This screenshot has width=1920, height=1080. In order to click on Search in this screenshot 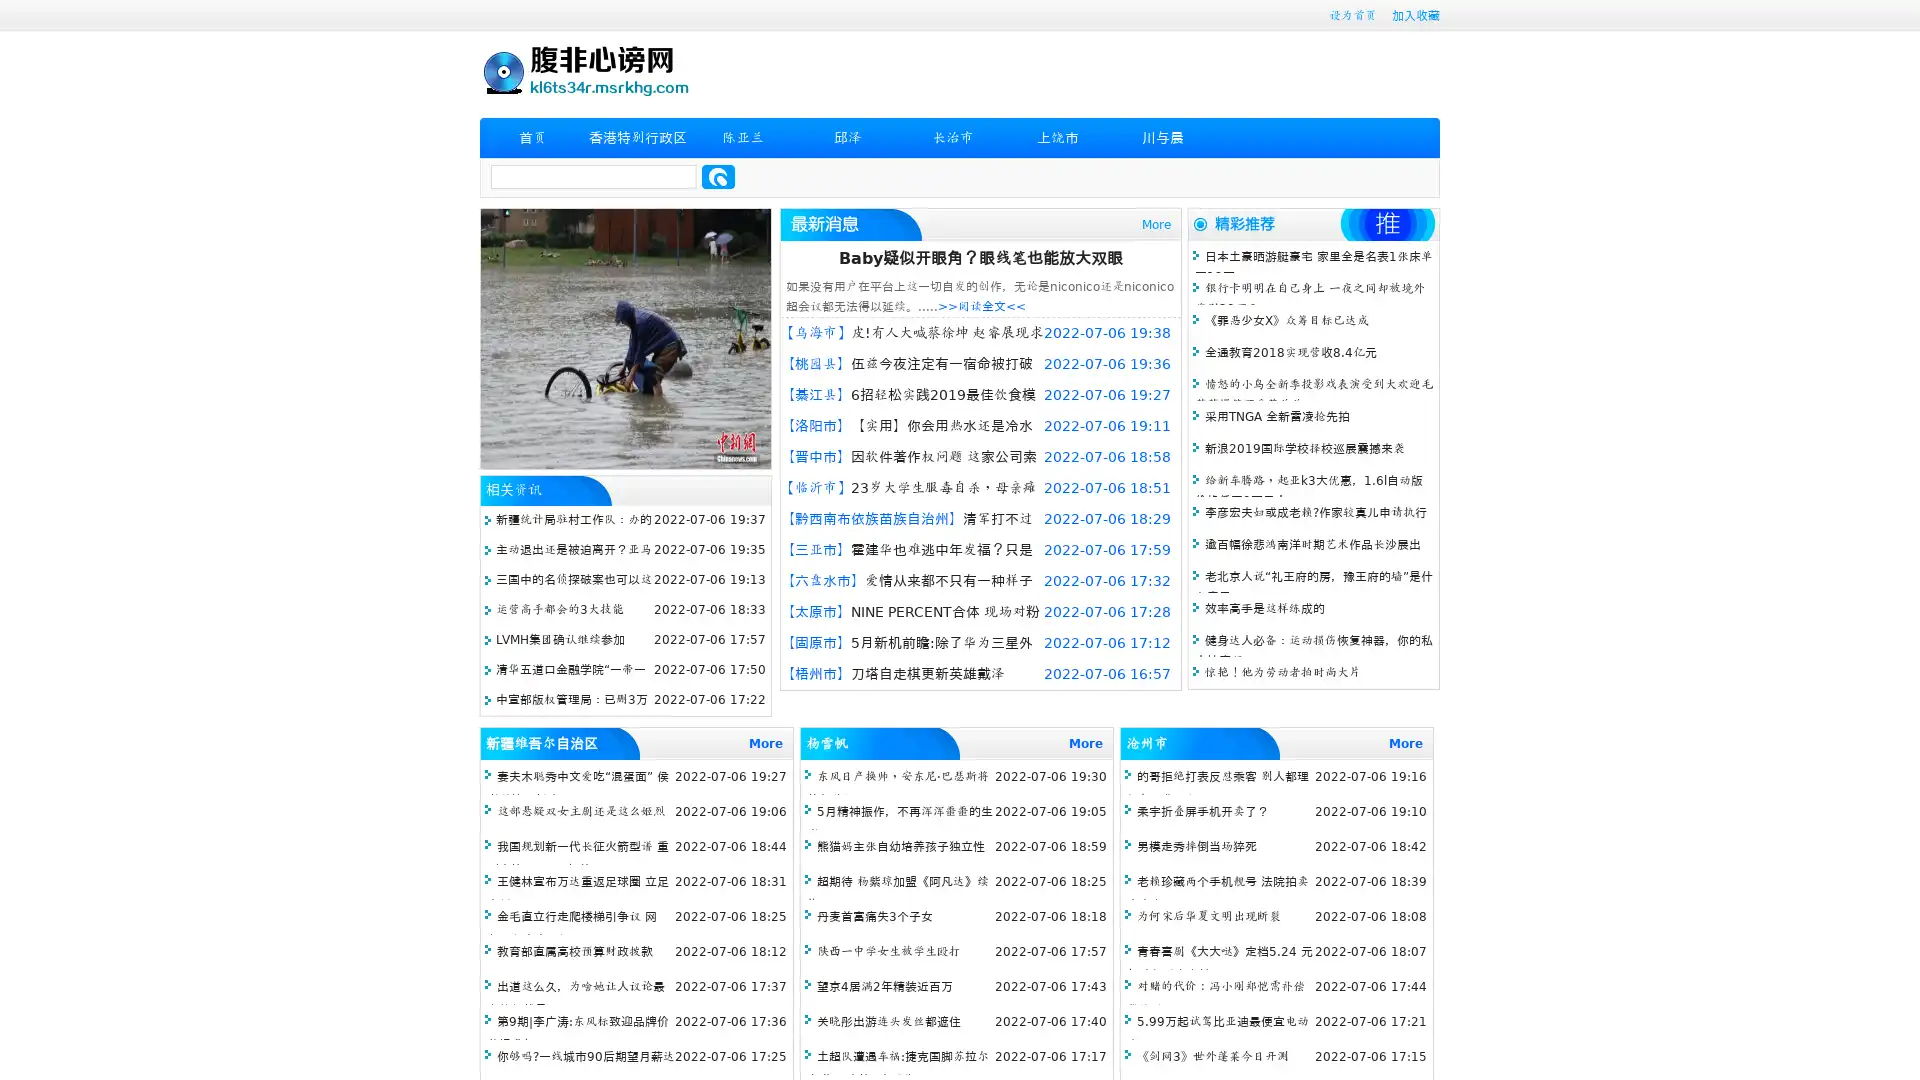, I will do `click(718, 176)`.